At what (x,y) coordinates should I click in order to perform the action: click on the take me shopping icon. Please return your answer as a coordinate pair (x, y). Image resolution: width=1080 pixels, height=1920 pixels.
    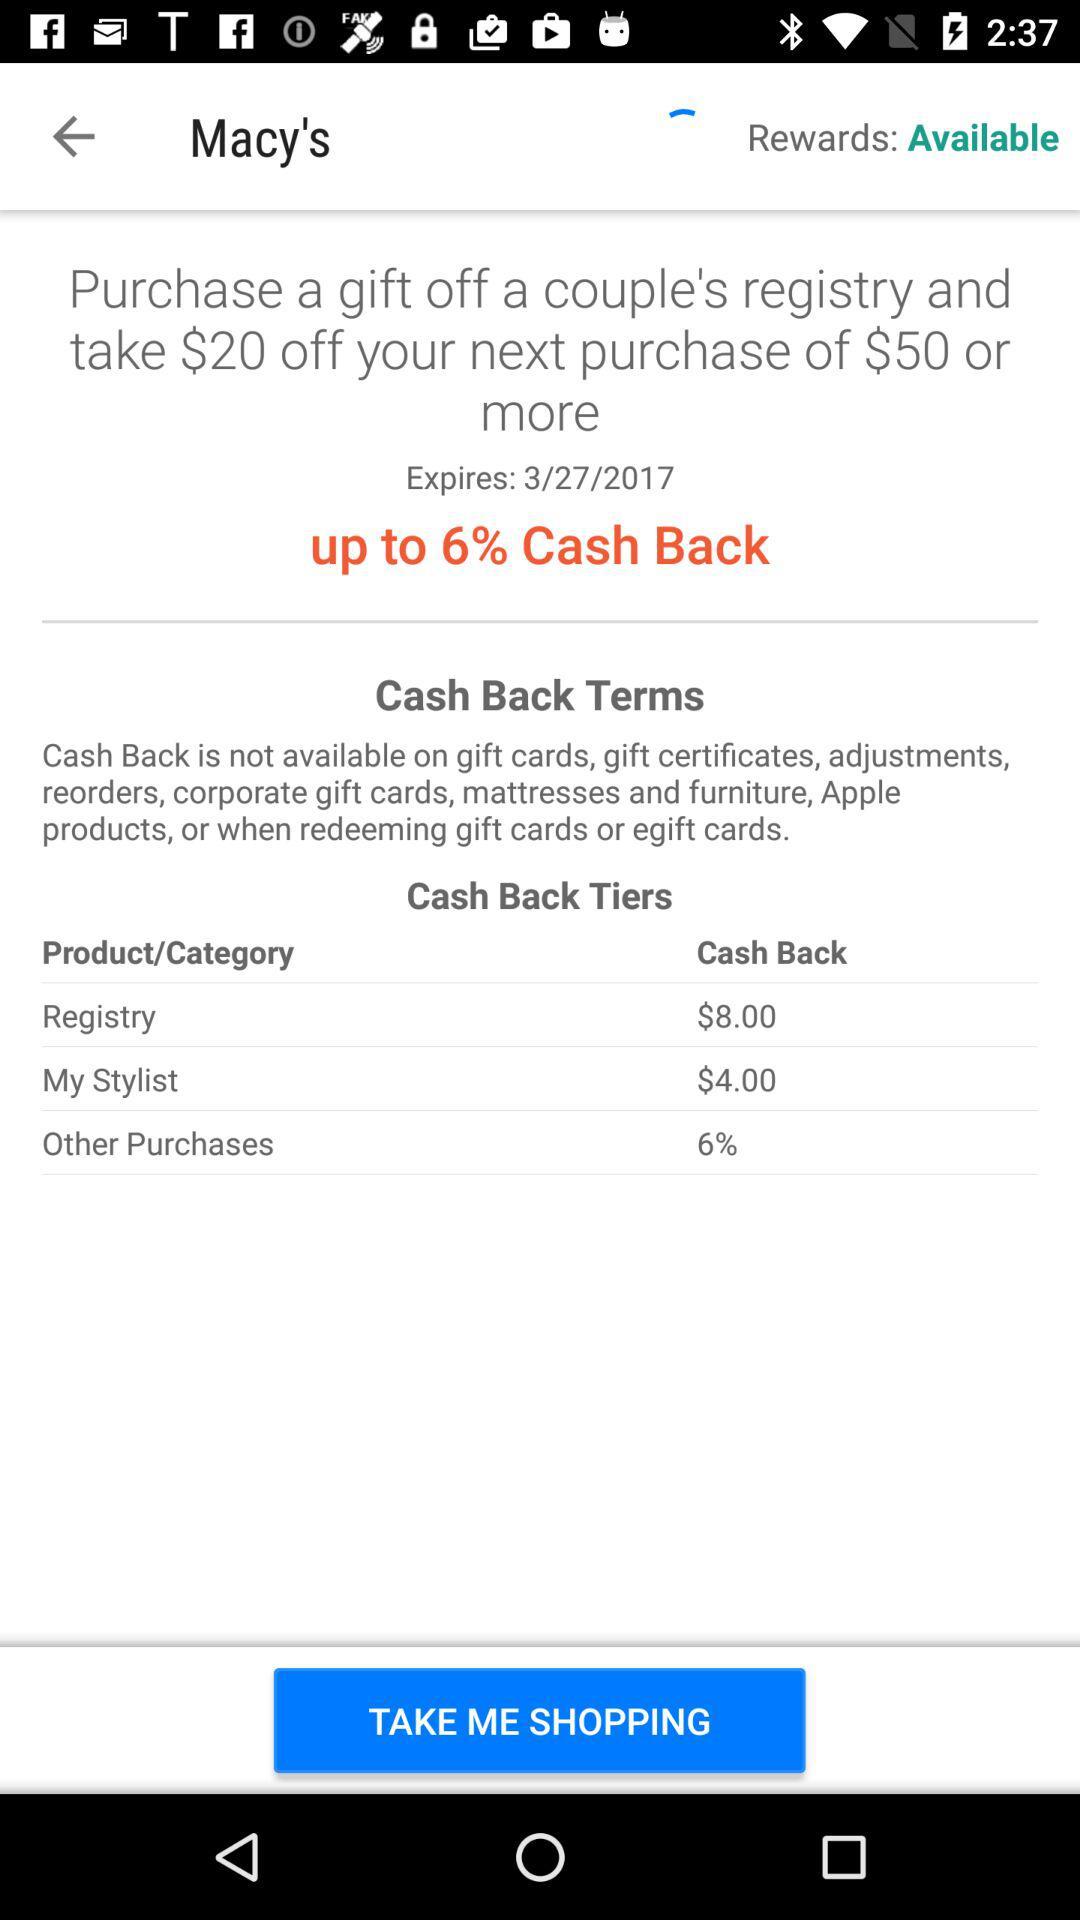
    Looking at the image, I should click on (538, 1719).